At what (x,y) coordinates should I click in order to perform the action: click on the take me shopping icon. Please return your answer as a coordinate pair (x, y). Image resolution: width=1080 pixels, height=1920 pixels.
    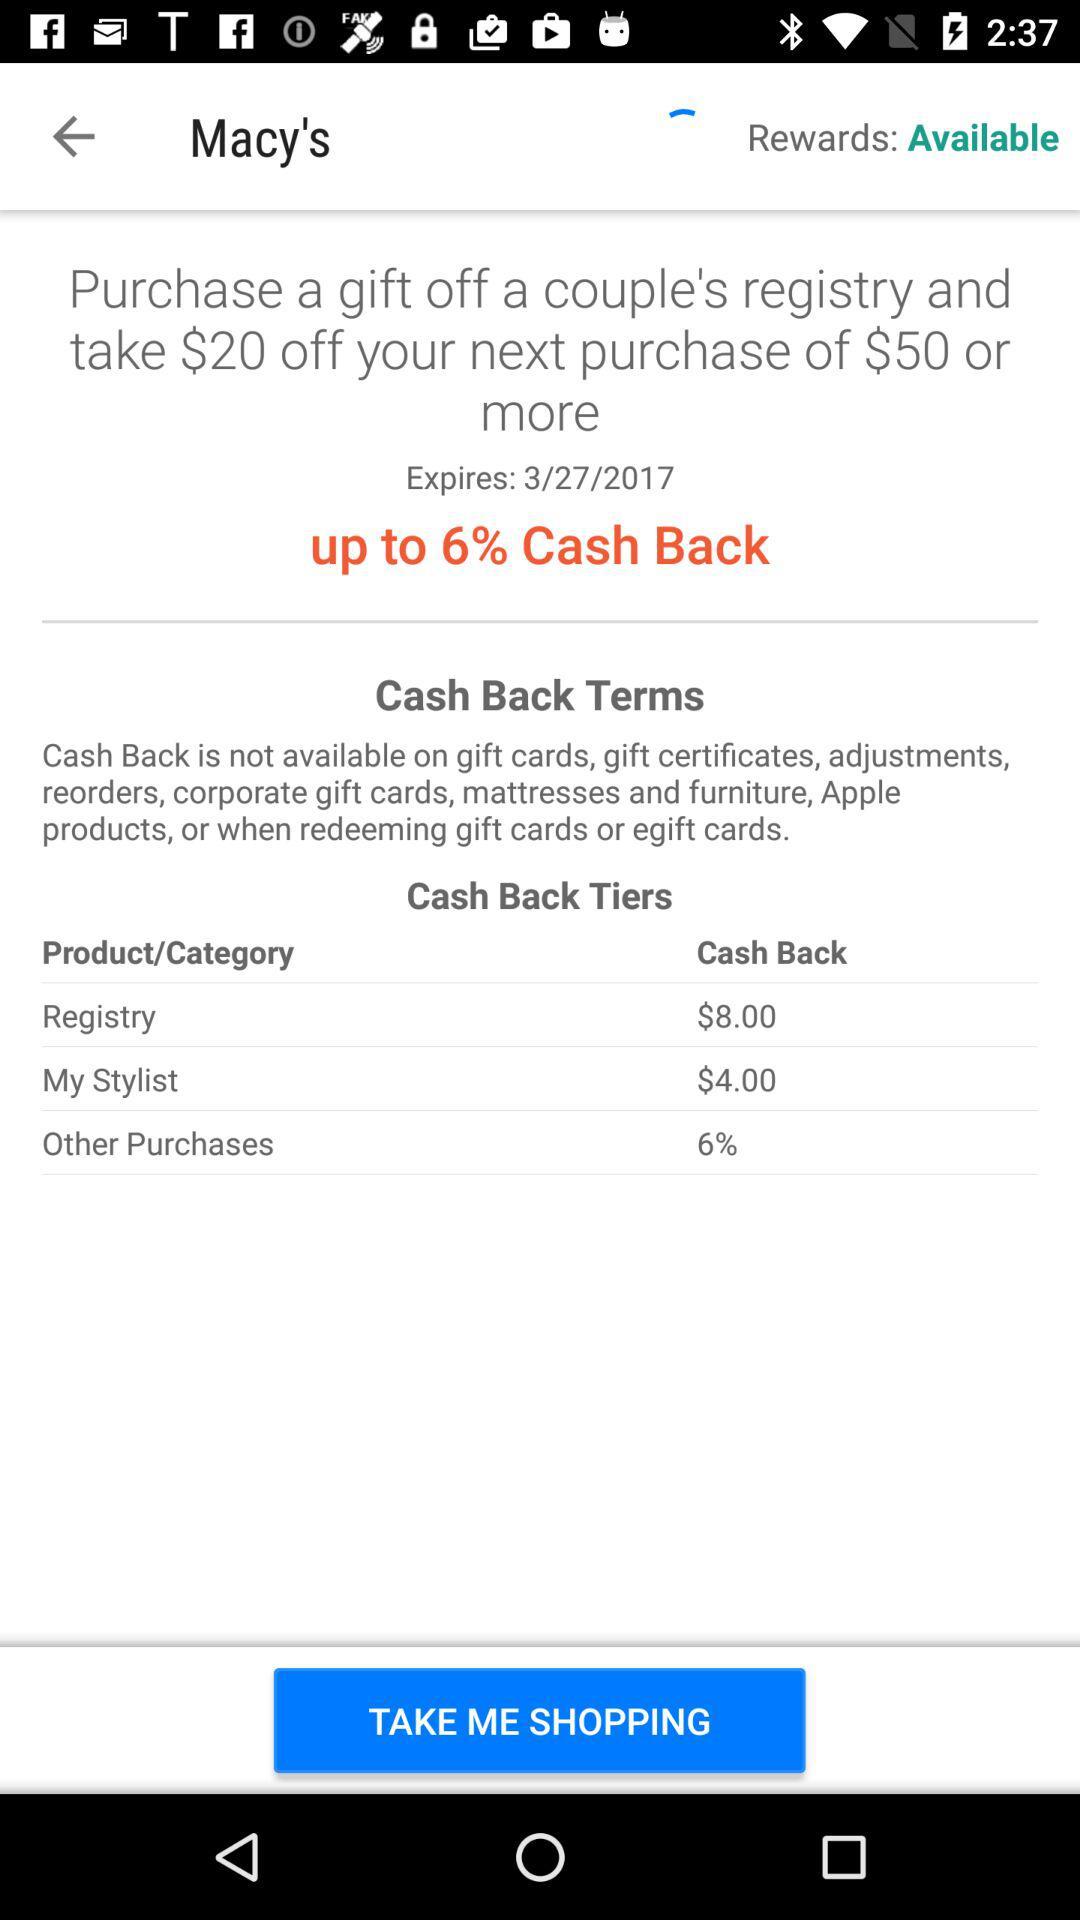
    Looking at the image, I should click on (538, 1719).